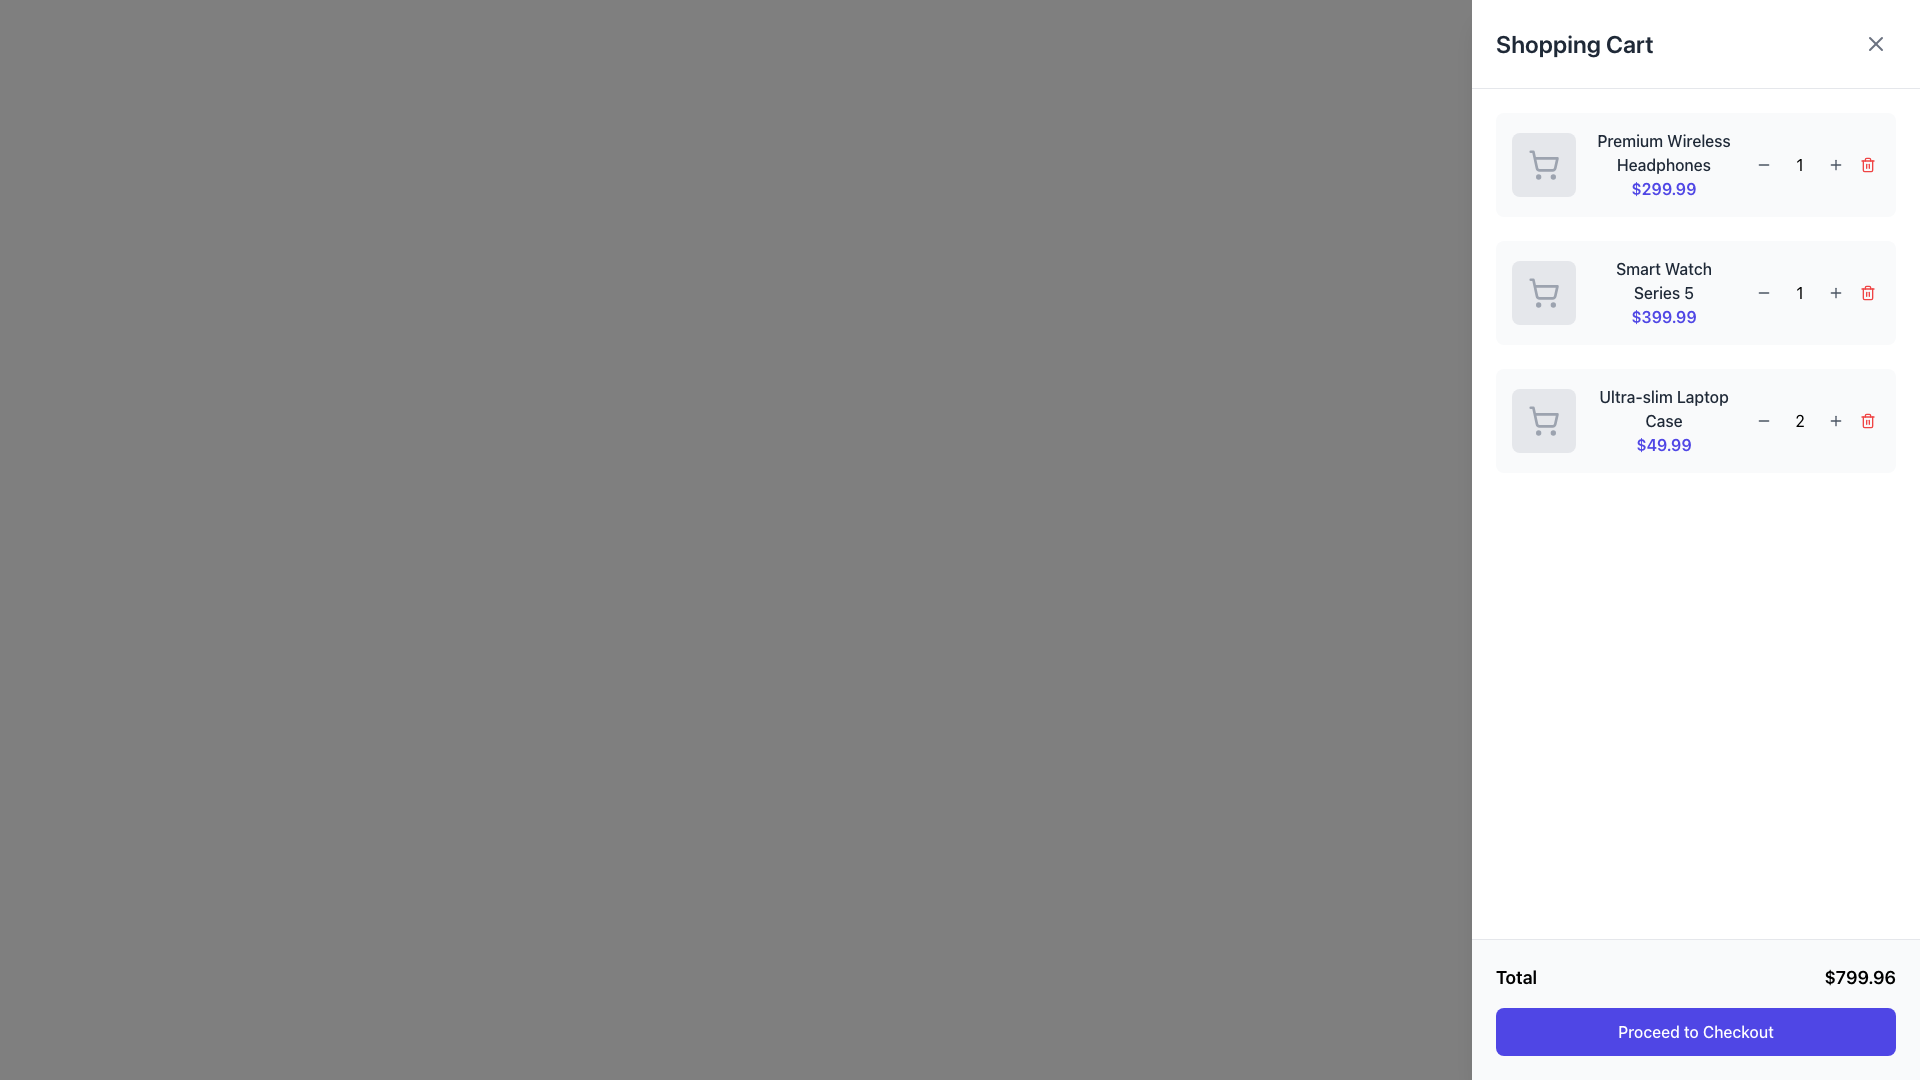  Describe the element at coordinates (1836, 293) in the screenshot. I see `the button to increase the quantity of the 'Smart Watch Series 5' item in the shopping cart, located to the right of the quantity indicator` at that location.